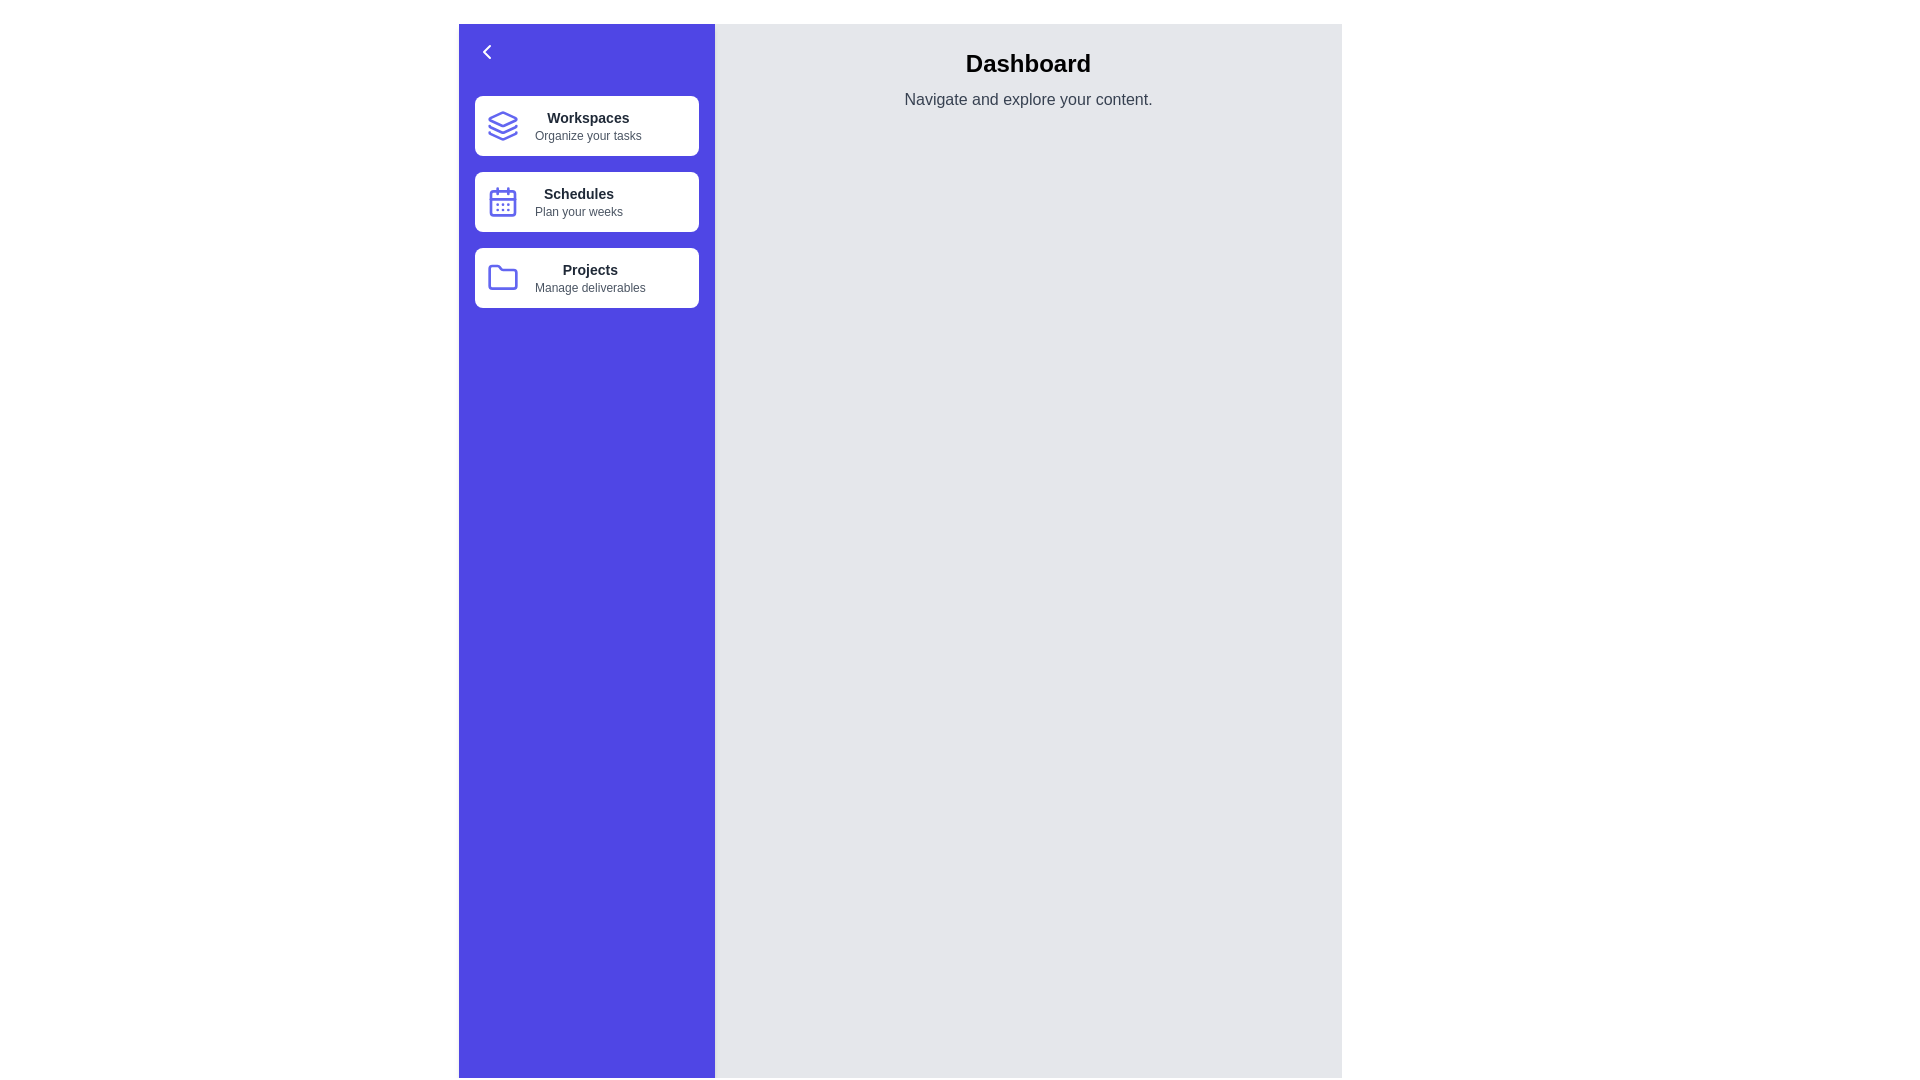 The width and height of the screenshot is (1920, 1080). I want to click on the menu item Projects from the navigation drawer, so click(585, 277).